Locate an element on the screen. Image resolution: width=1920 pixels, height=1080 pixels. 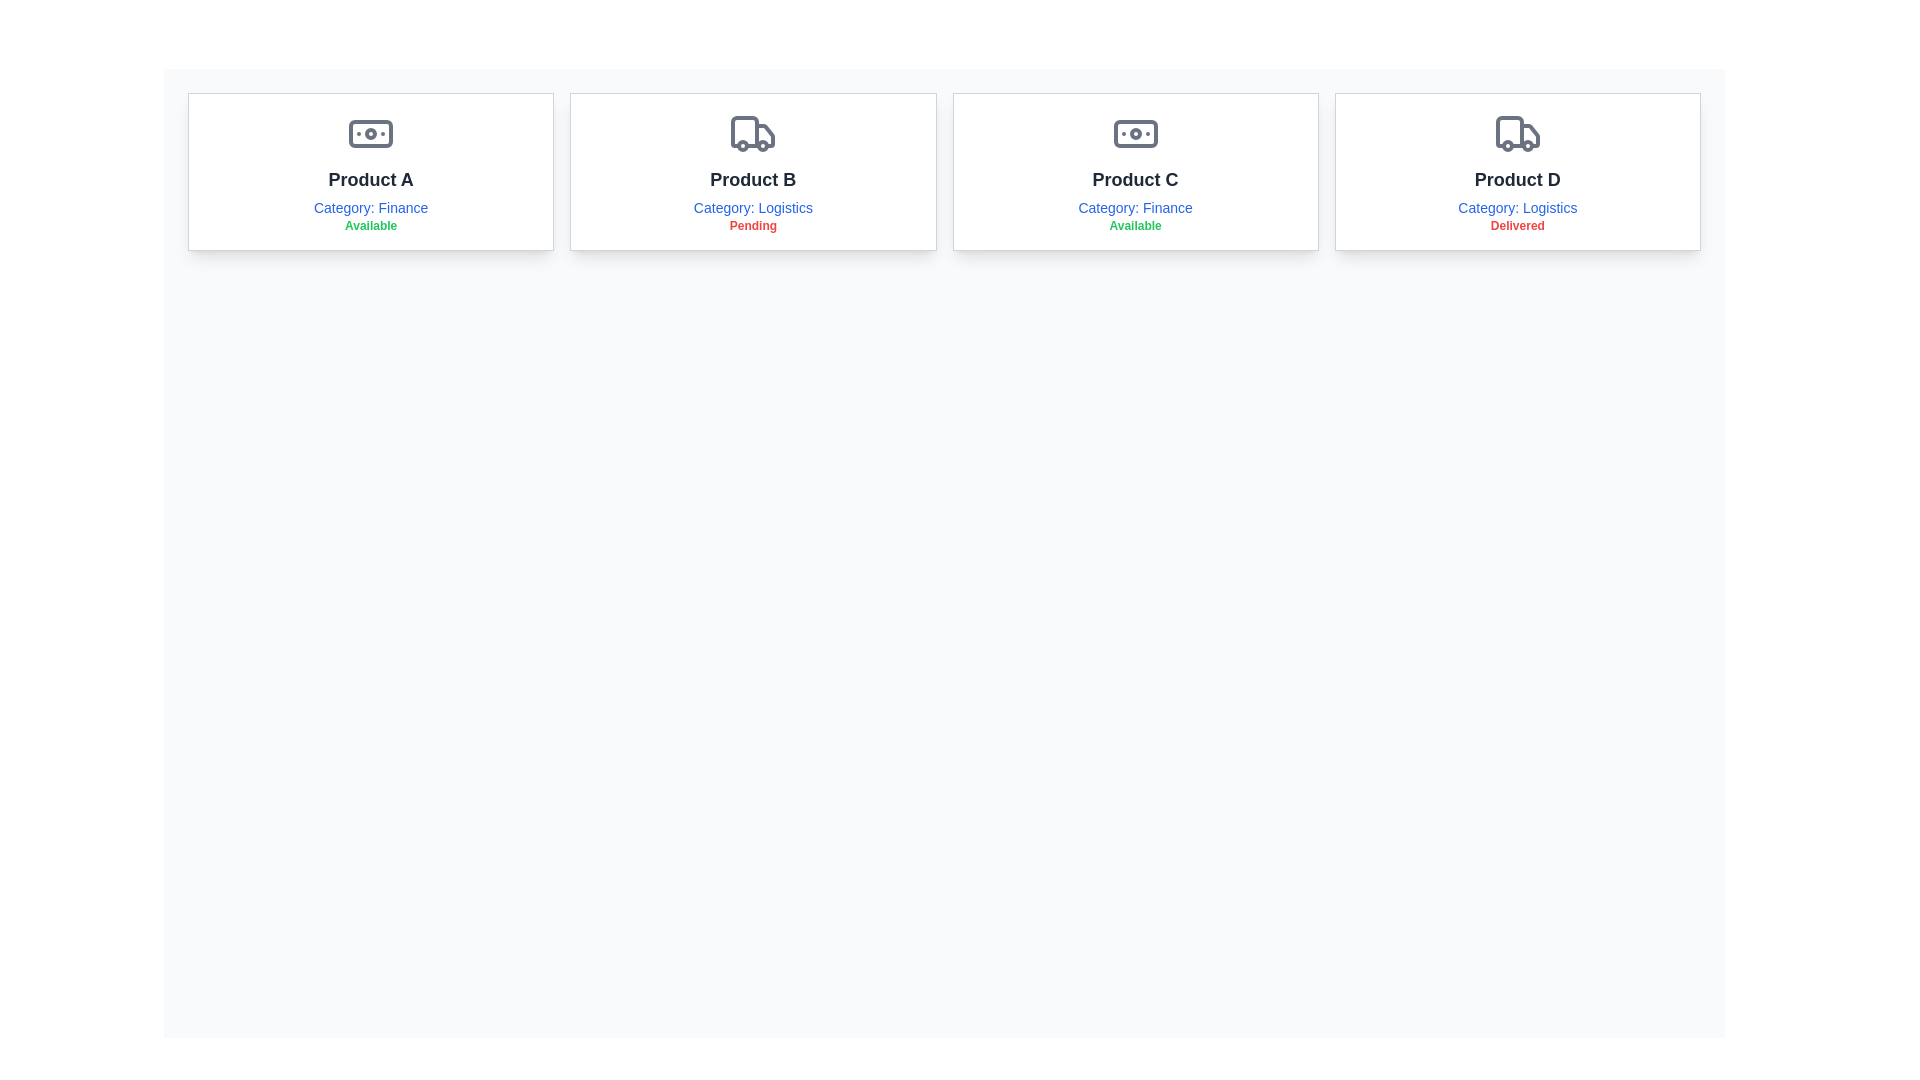
the text label displaying 'Available', which is styled in bold green sans-serif font and located at the bottom of the card for 'Product C', beneath the subtitle 'Category: Finance' is located at coordinates (1135, 225).